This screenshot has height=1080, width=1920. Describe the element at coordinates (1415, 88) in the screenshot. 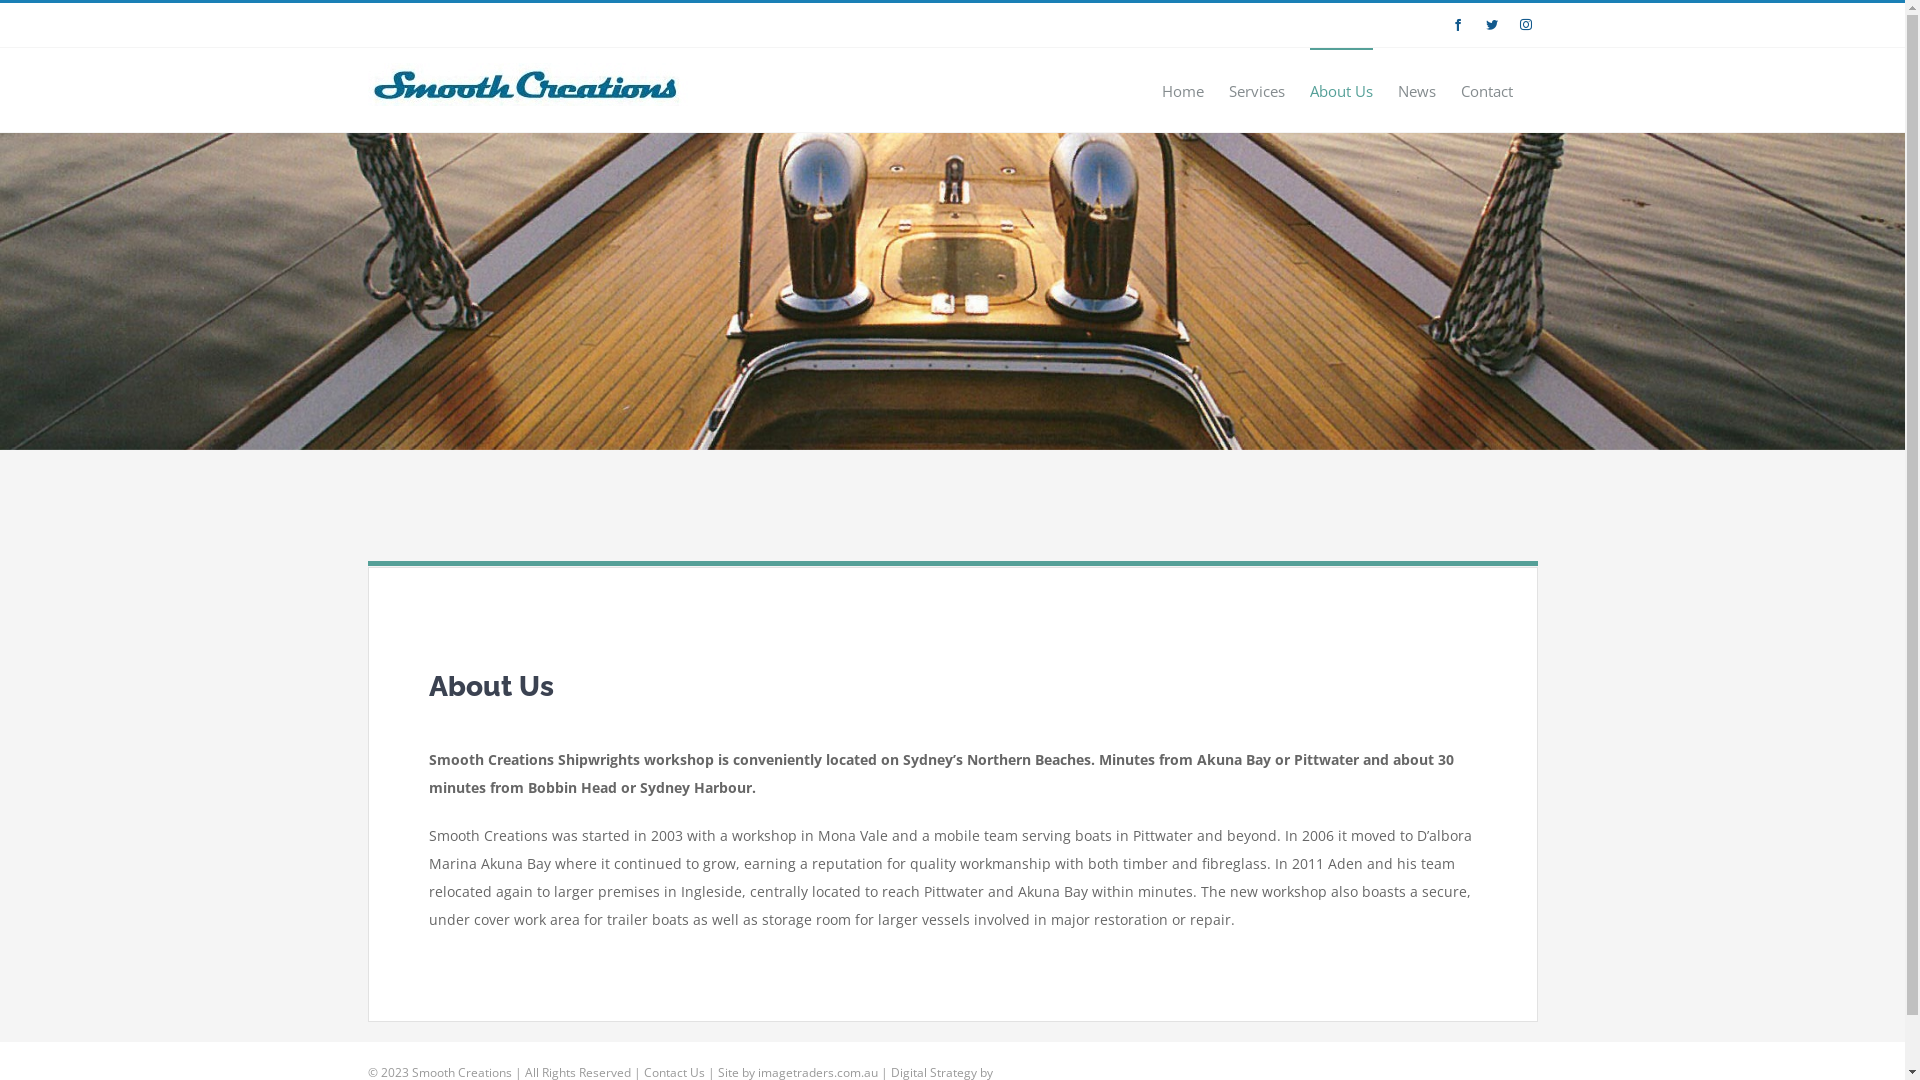

I see `'News'` at that location.